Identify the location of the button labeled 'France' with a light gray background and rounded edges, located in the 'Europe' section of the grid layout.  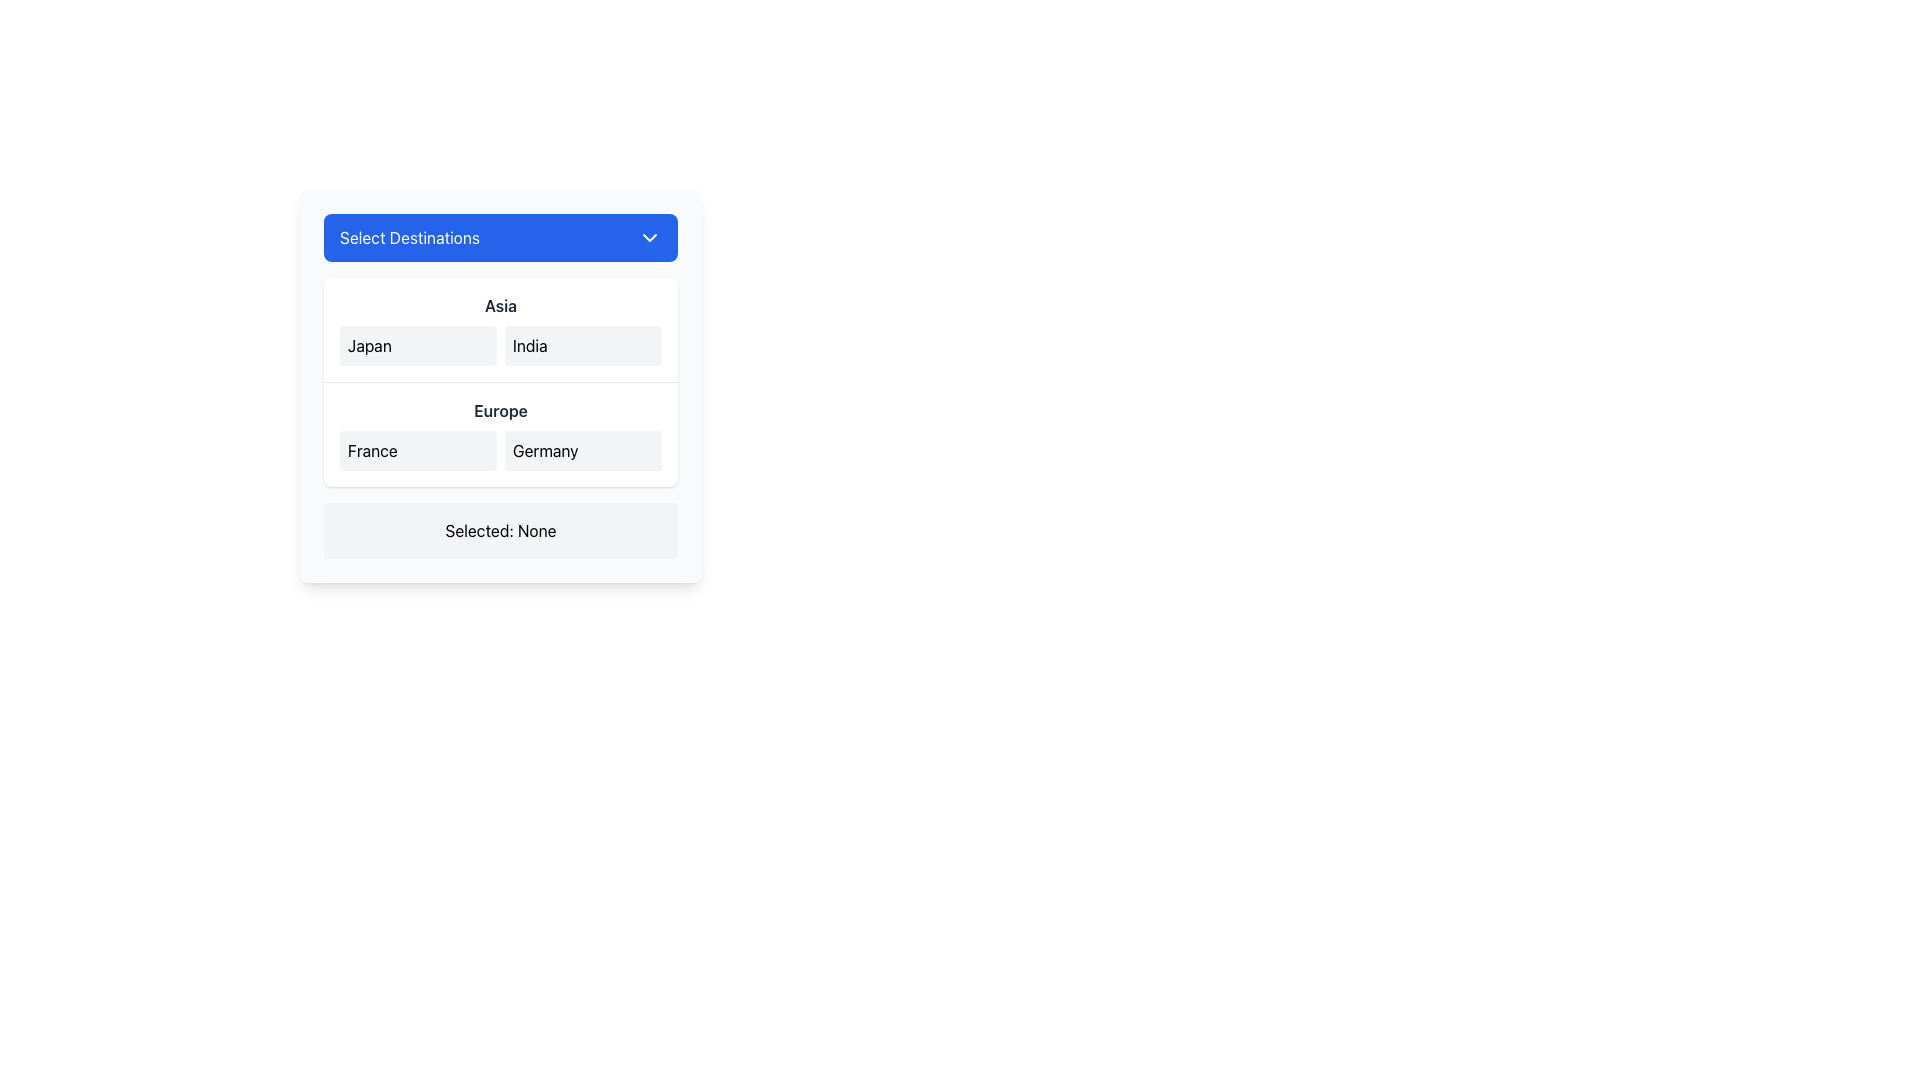
(417, 451).